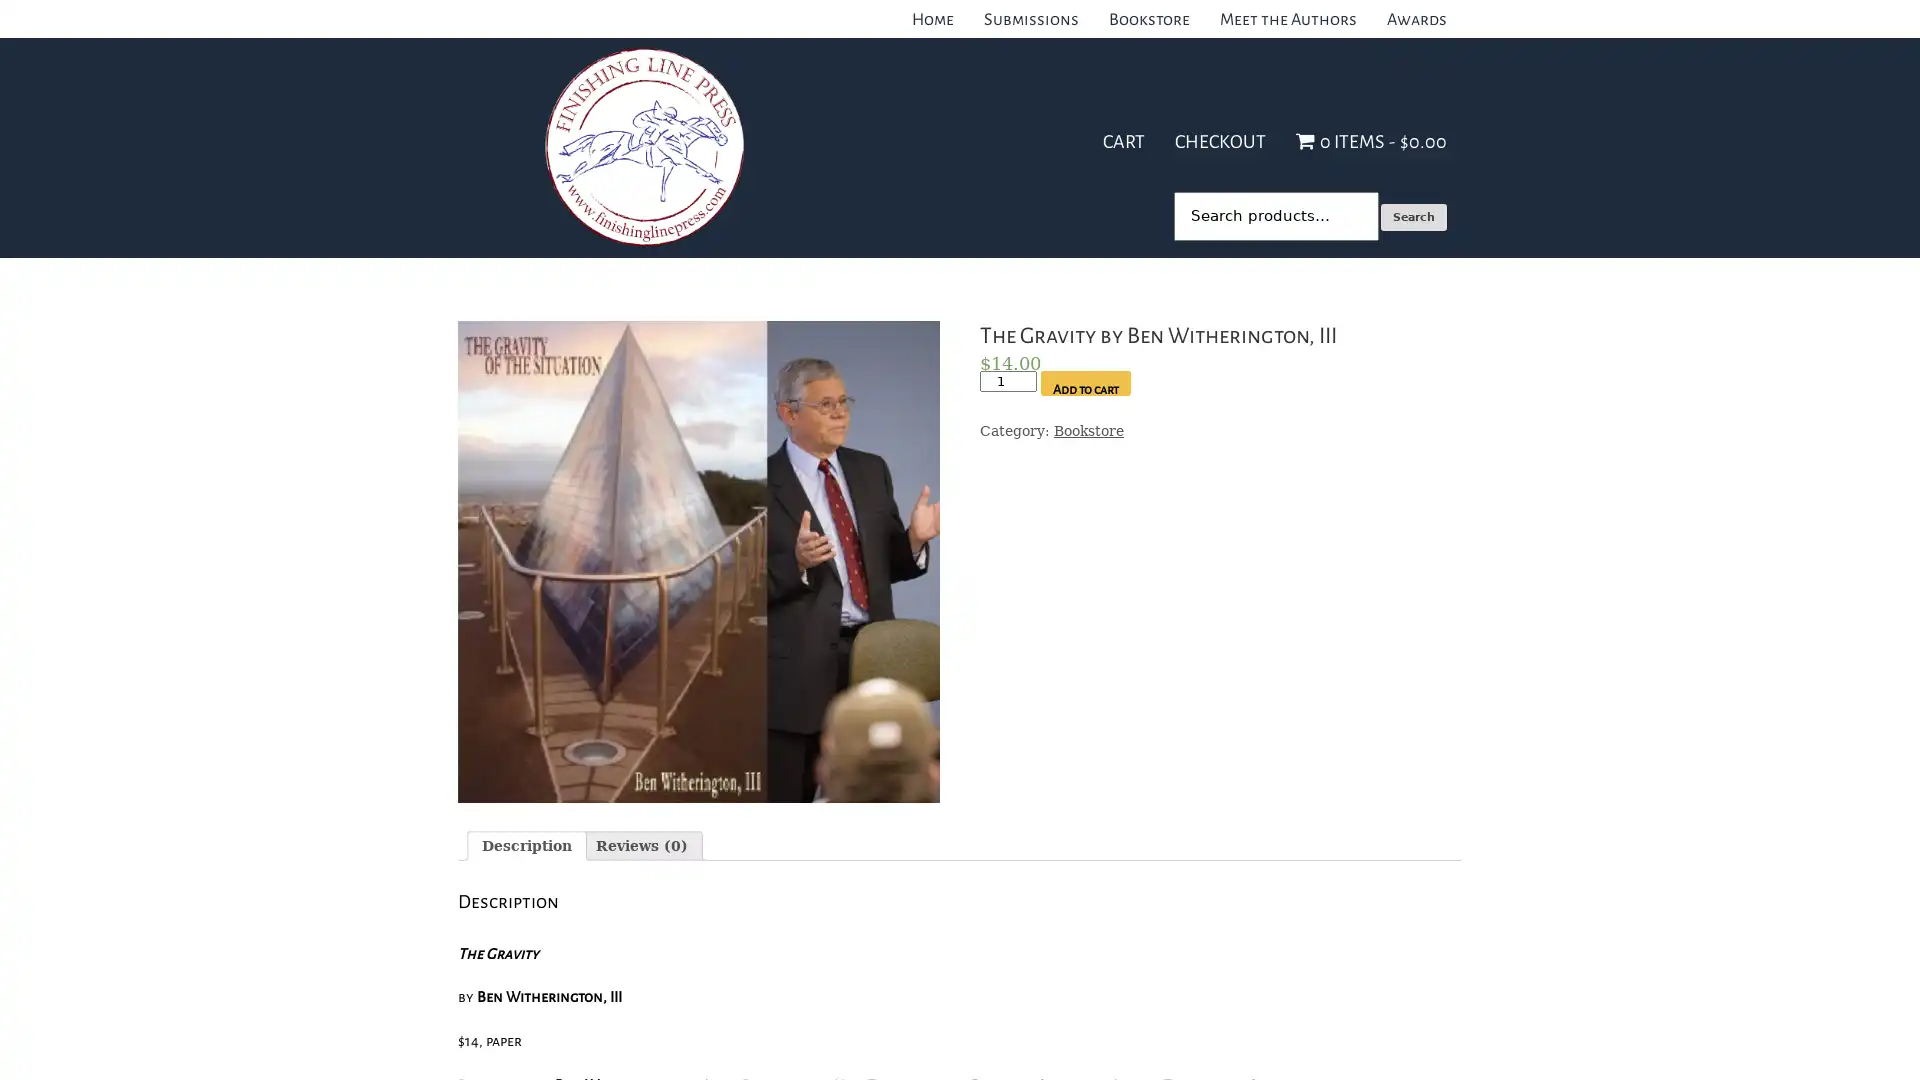 The height and width of the screenshot is (1080, 1920). Describe the element at coordinates (1413, 217) in the screenshot. I see `Search` at that location.